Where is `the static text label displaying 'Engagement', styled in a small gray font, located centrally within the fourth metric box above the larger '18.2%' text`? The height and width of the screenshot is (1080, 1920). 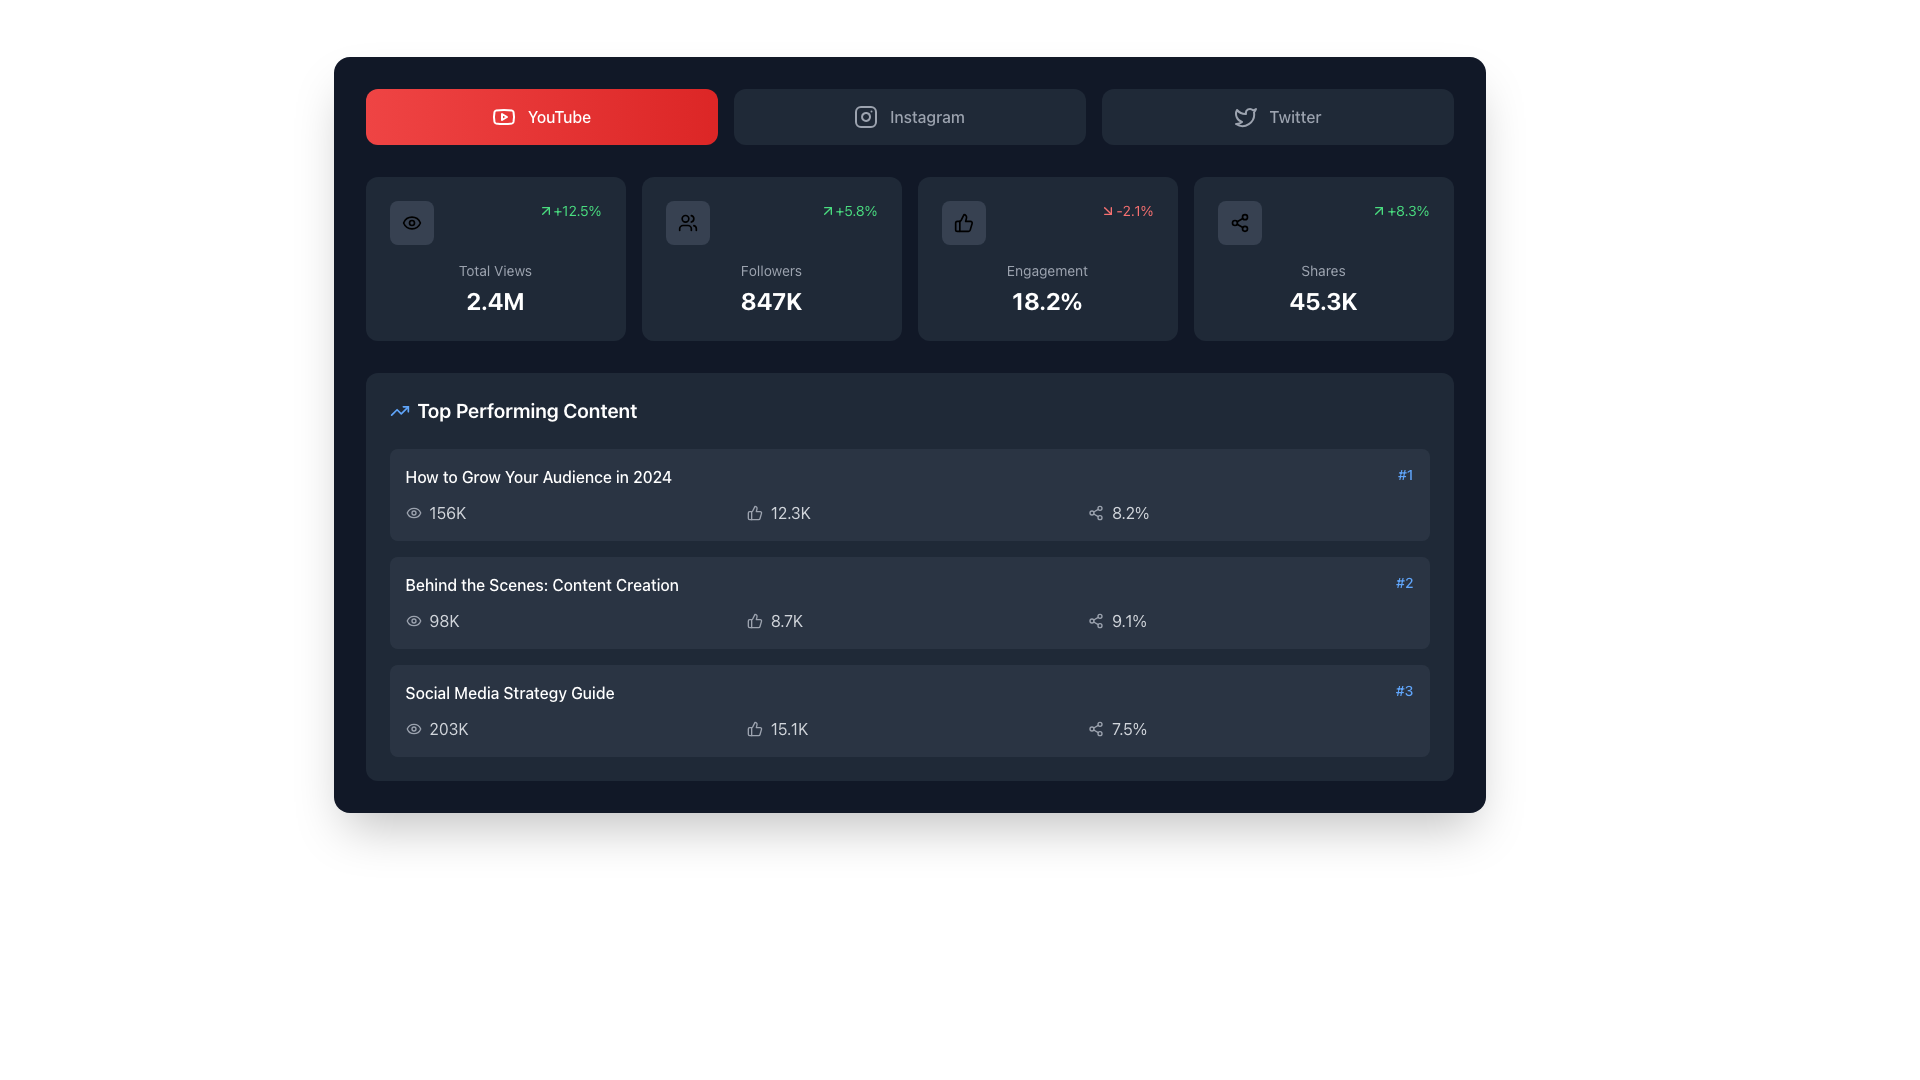 the static text label displaying 'Engagement', styled in a small gray font, located centrally within the fourth metric box above the larger '18.2%' text is located at coordinates (1046, 270).